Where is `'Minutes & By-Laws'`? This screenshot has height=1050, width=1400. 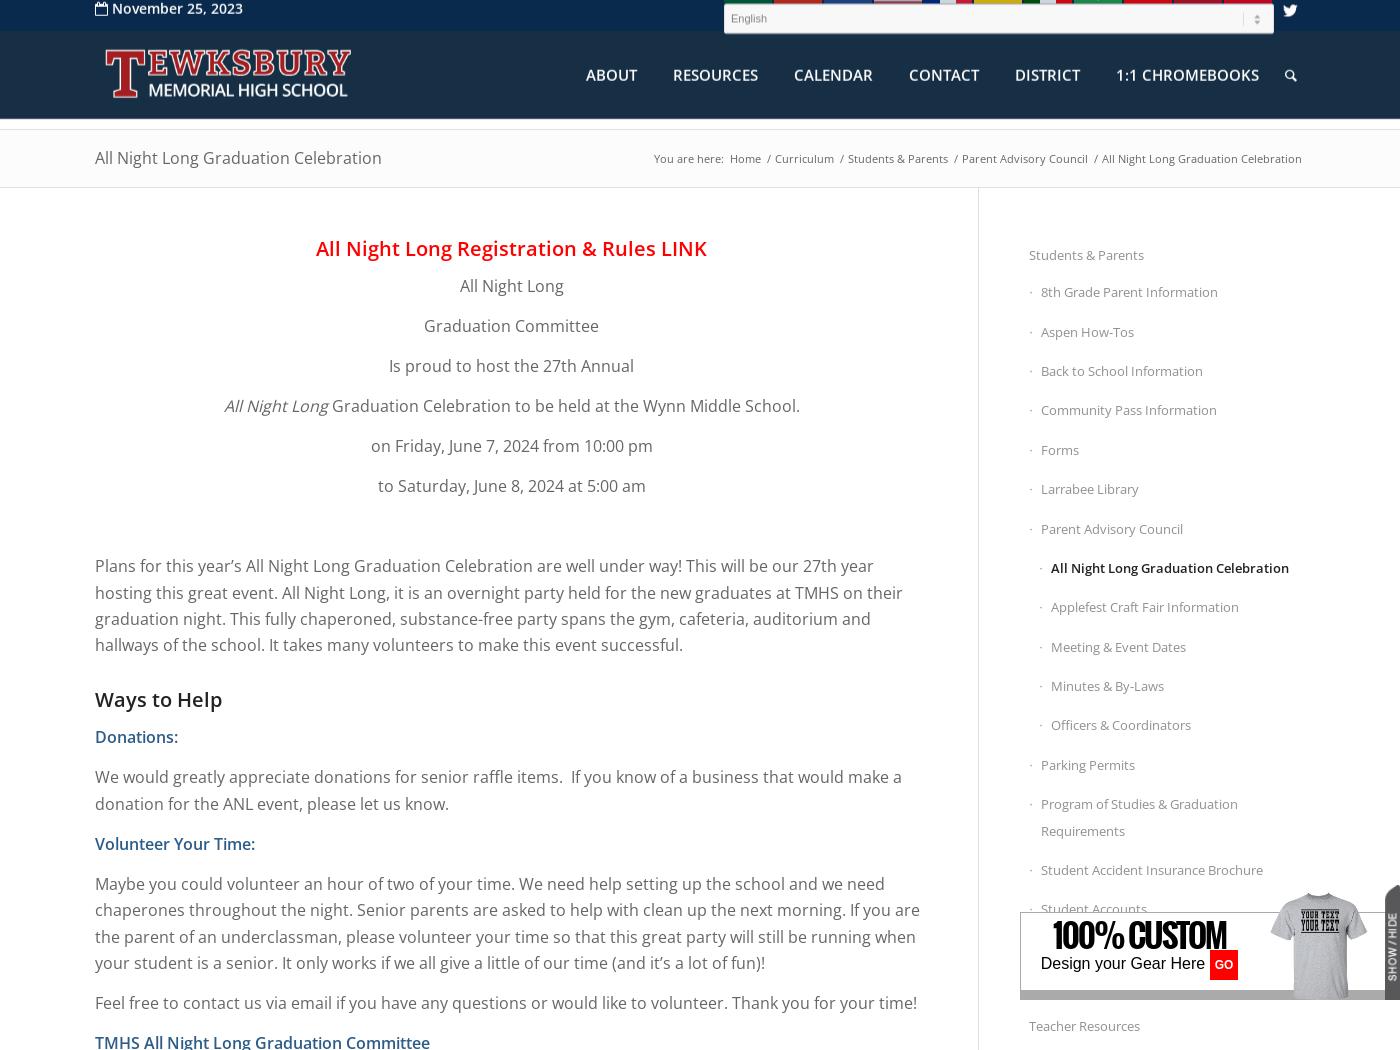 'Minutes & By-Laws' is located at coordinates (1050, 685).